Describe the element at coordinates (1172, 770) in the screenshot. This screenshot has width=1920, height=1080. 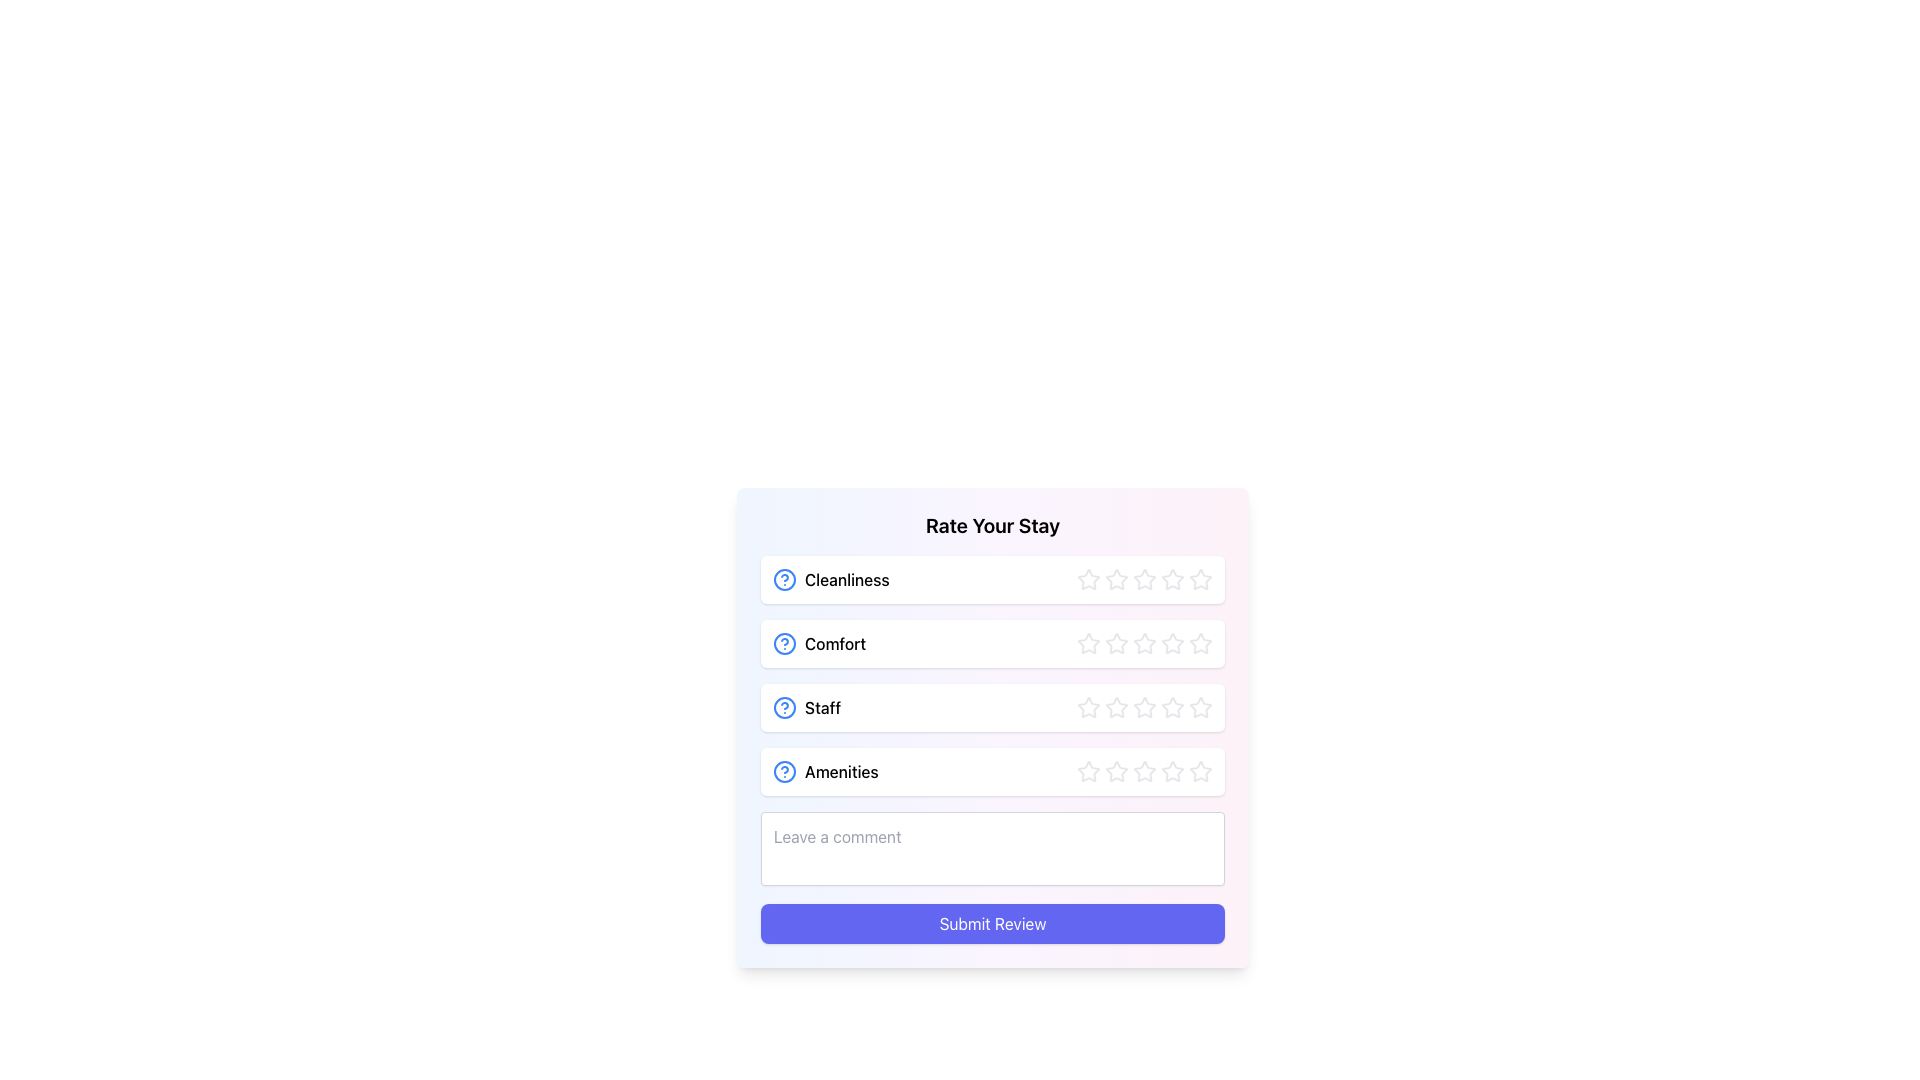
I see `the sixth star icon in the 'Amenities' category of the 'Rate Your Stay' section` at that location.